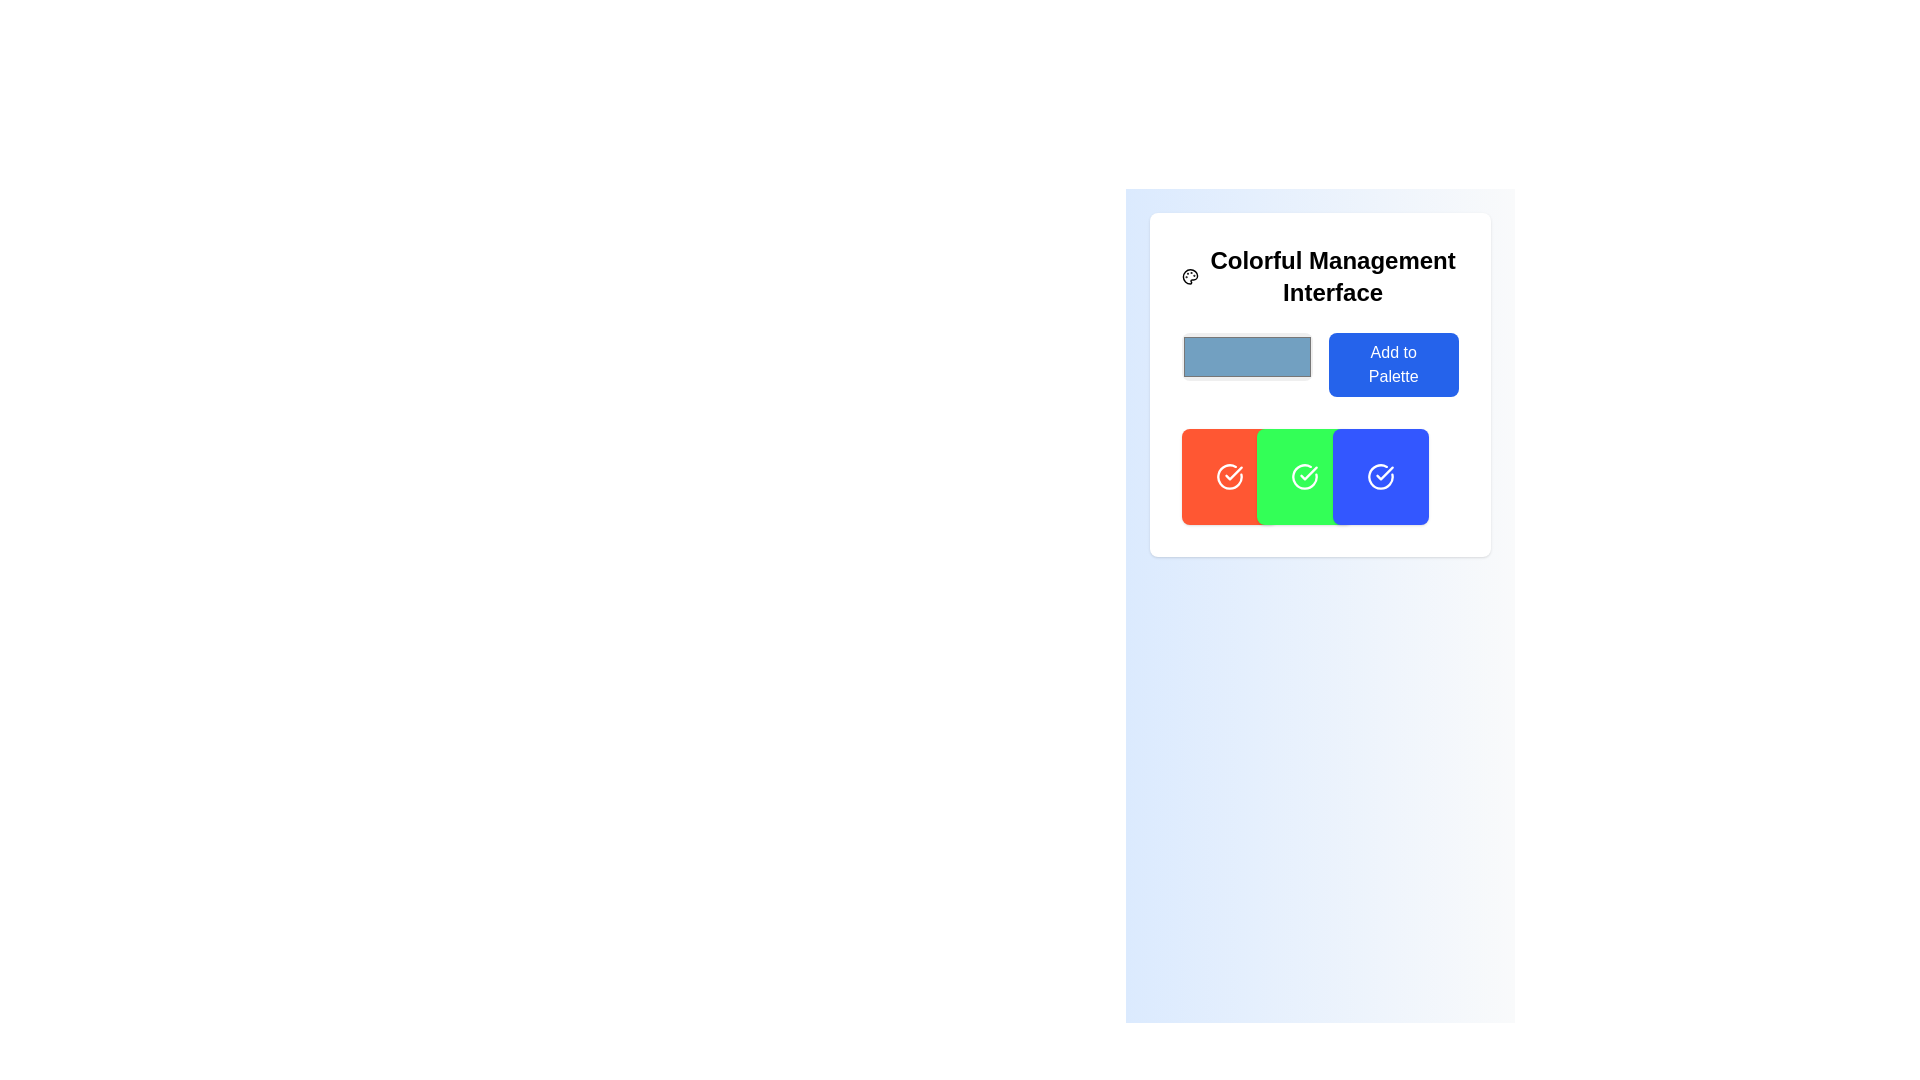 Image resolution: width=1920 pixels, height=1080 pixels. Describe the element at coordinates (1379, 477) in the screenshot. I see `the checkmark icon inside a circle, which is styled in white against a vibrant blue square background, located in the bottom right square of a 3x1 grid below the title 'Colorful Management Interface'` at that location.